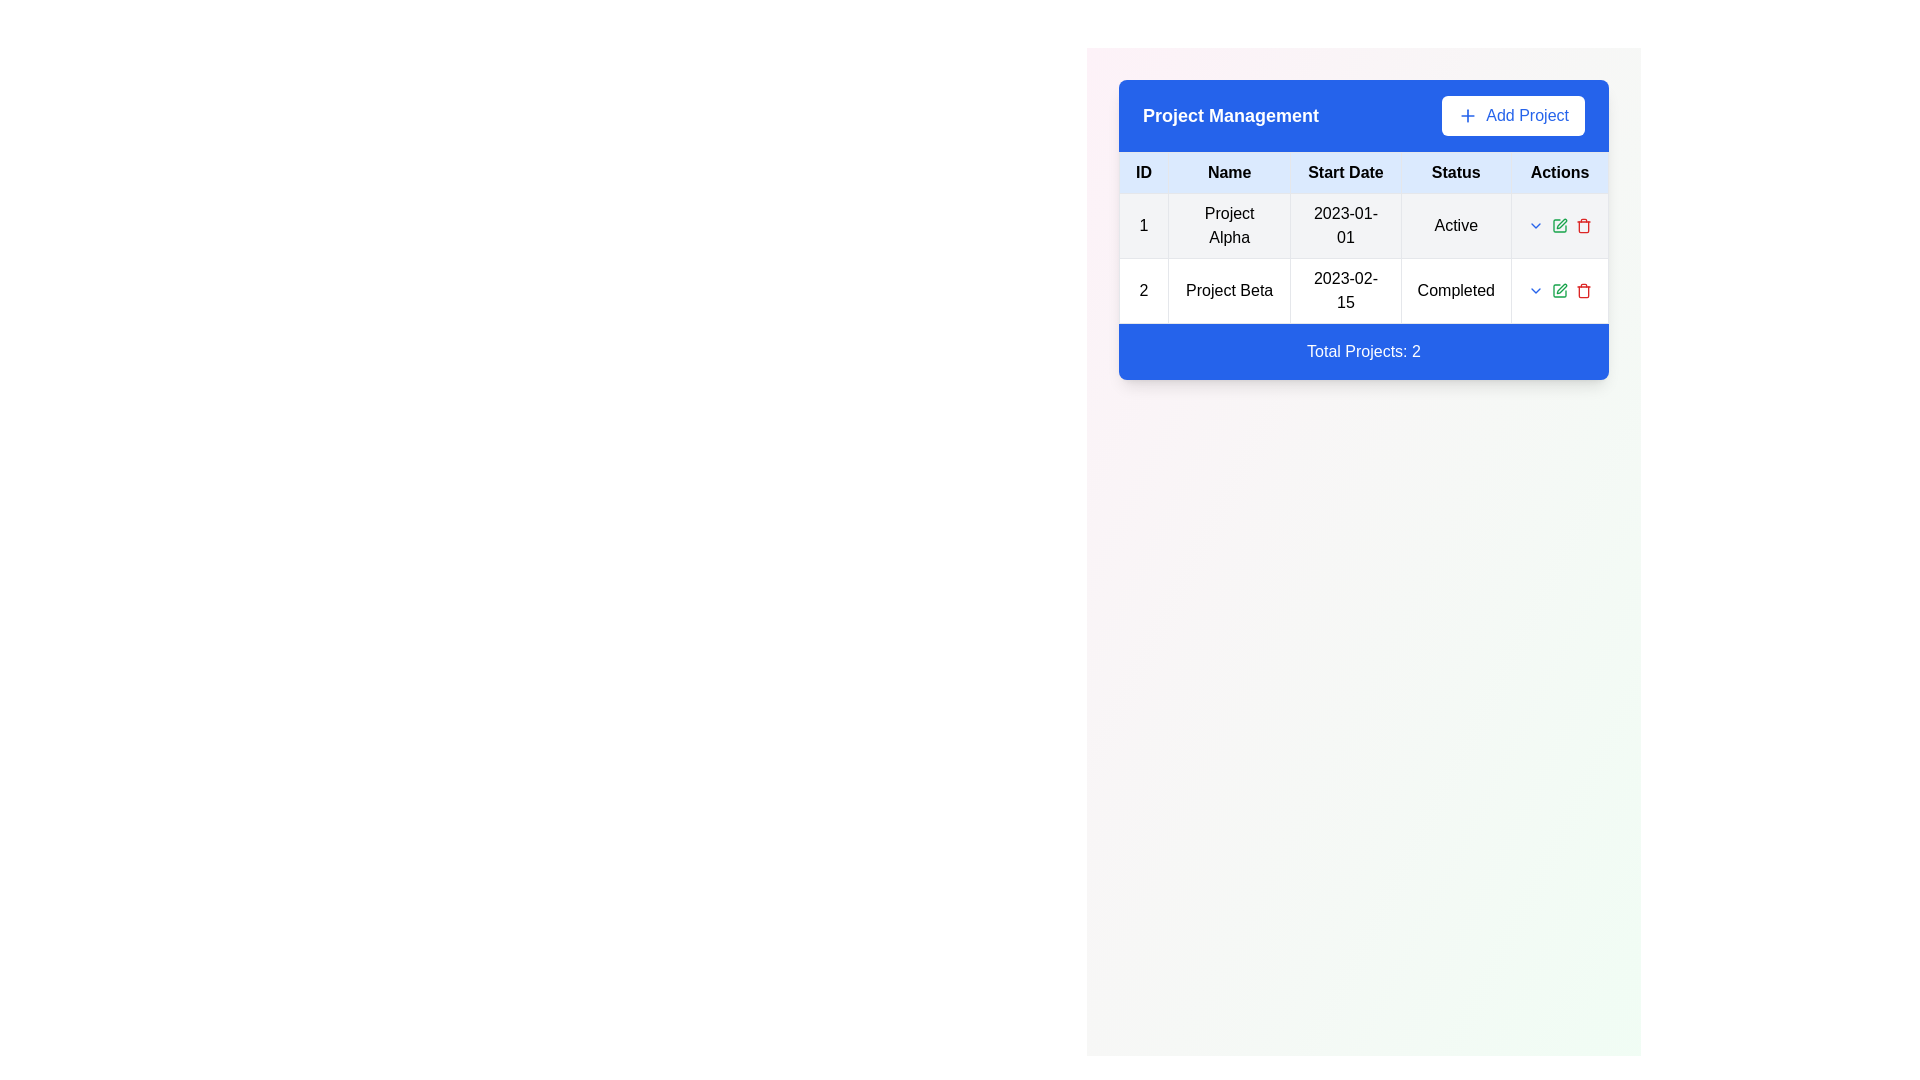  Describe the element at coordinates (1345, 172) in the screenshot. I see `text of the 'Start Date' column header, which is the third column header in the table, positioned between the 'Name' and 'Status' headers` at that location.